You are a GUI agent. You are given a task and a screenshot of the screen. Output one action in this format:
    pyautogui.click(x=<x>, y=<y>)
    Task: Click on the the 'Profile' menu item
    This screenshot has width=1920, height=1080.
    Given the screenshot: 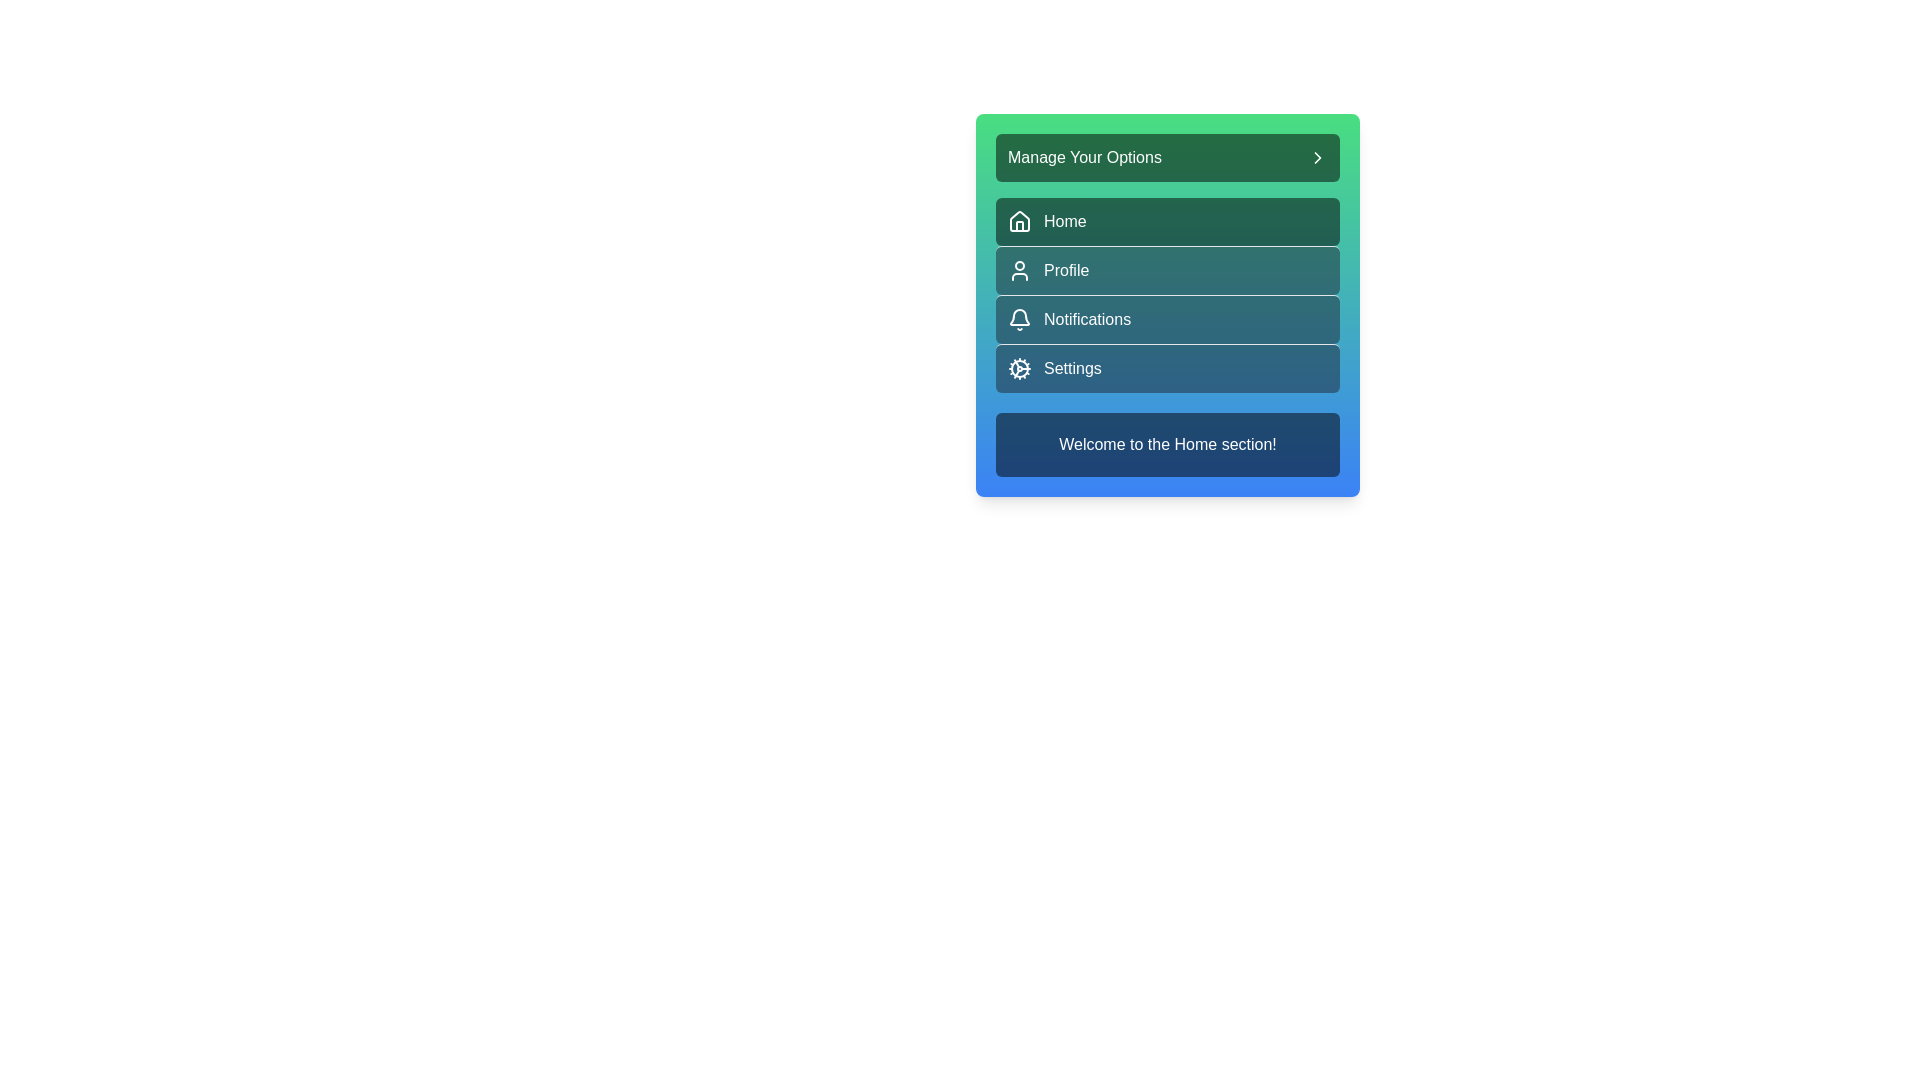 What is the action you would take?
    pyautogui.click(x=1167, y=270)
    